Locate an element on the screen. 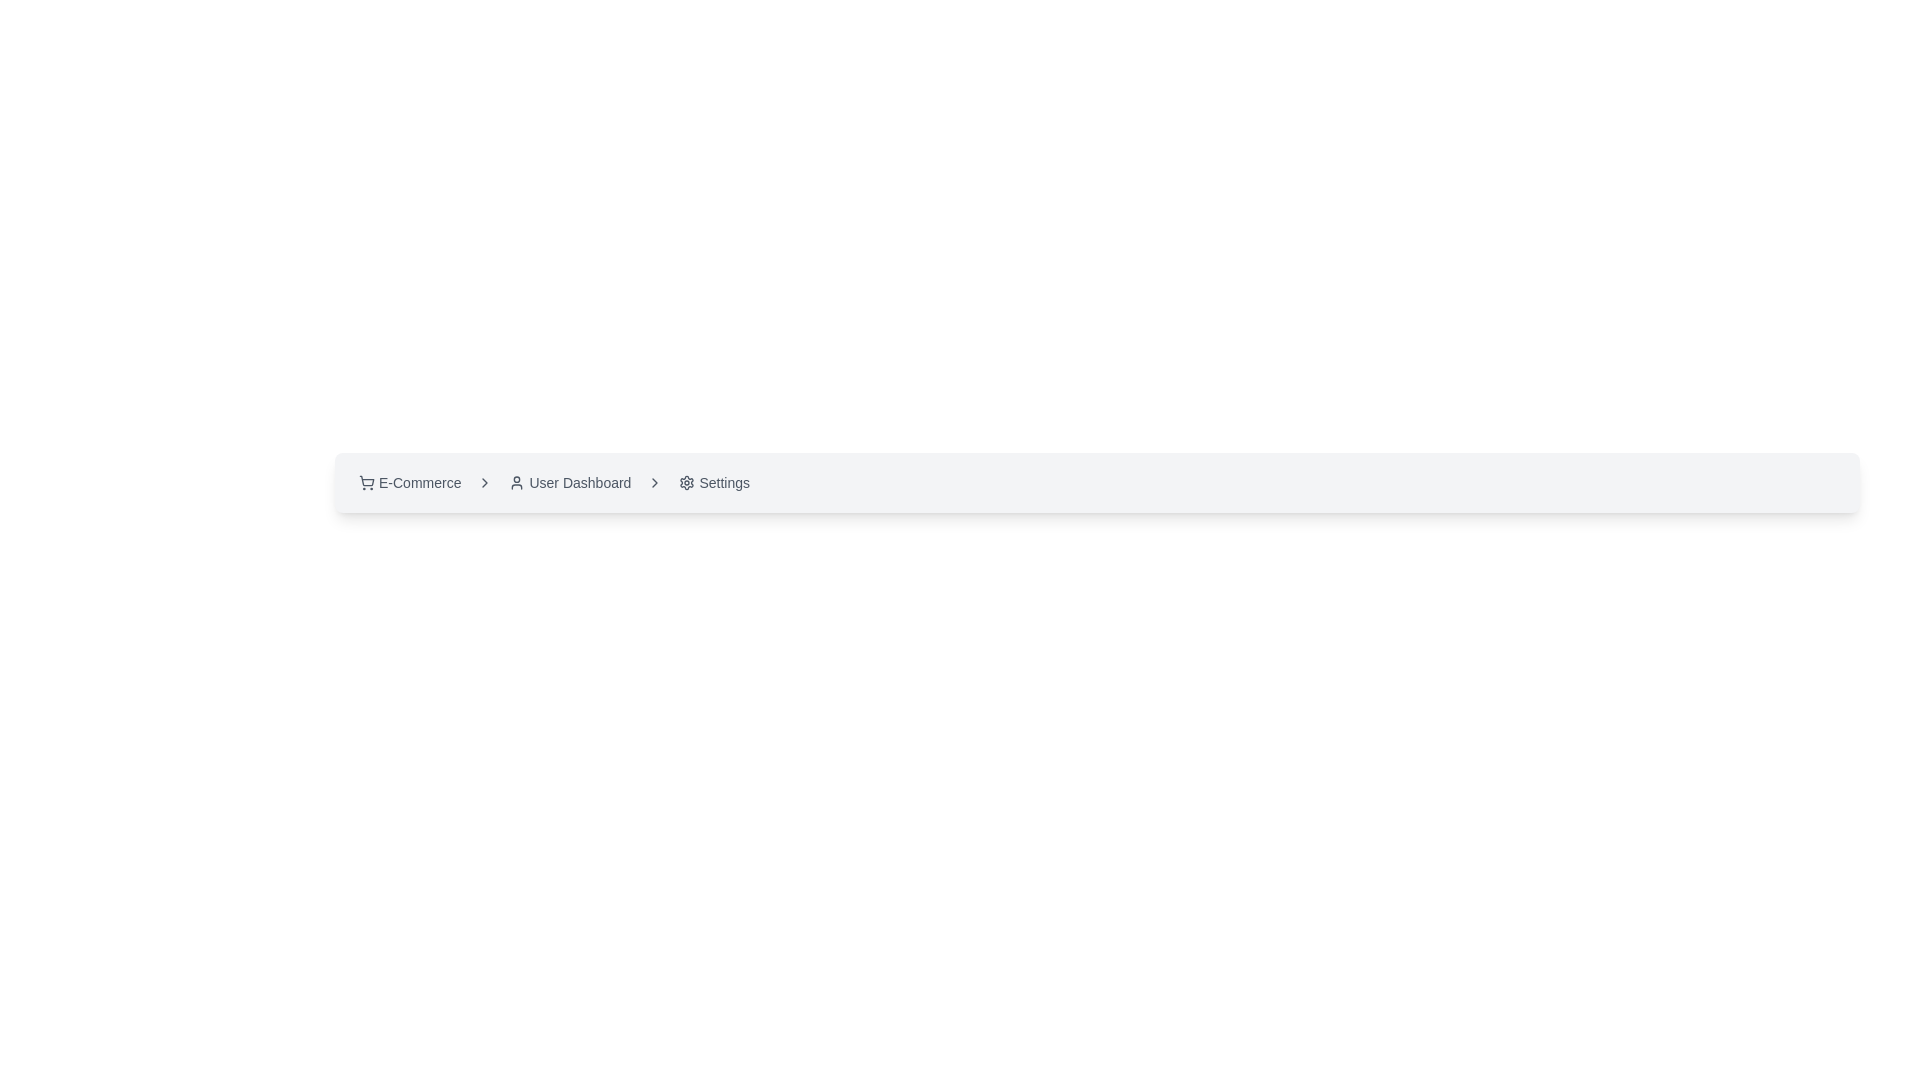  the 'E-Commerce' button with a shopping cart icon is located at coordinates (409, 482).